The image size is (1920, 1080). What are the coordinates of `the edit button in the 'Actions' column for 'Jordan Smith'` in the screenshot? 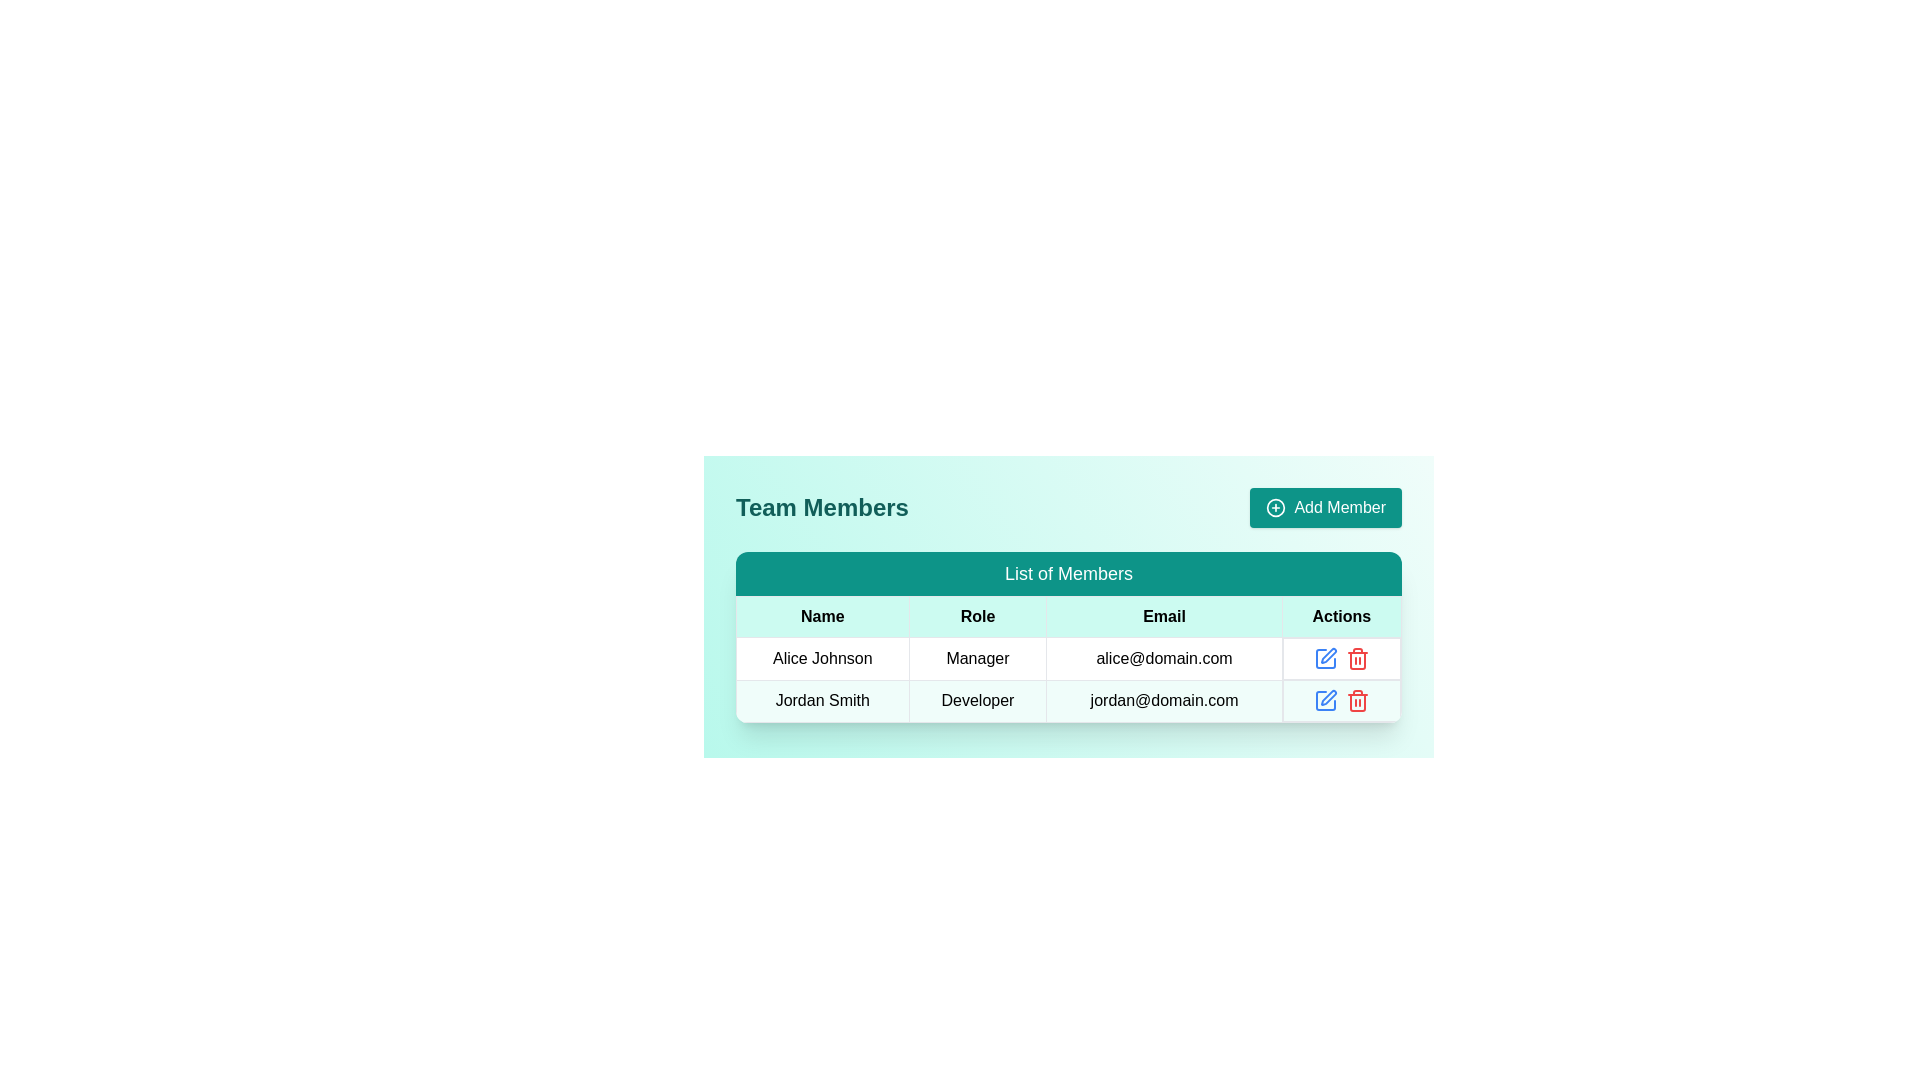 It's located at (1328, 655).